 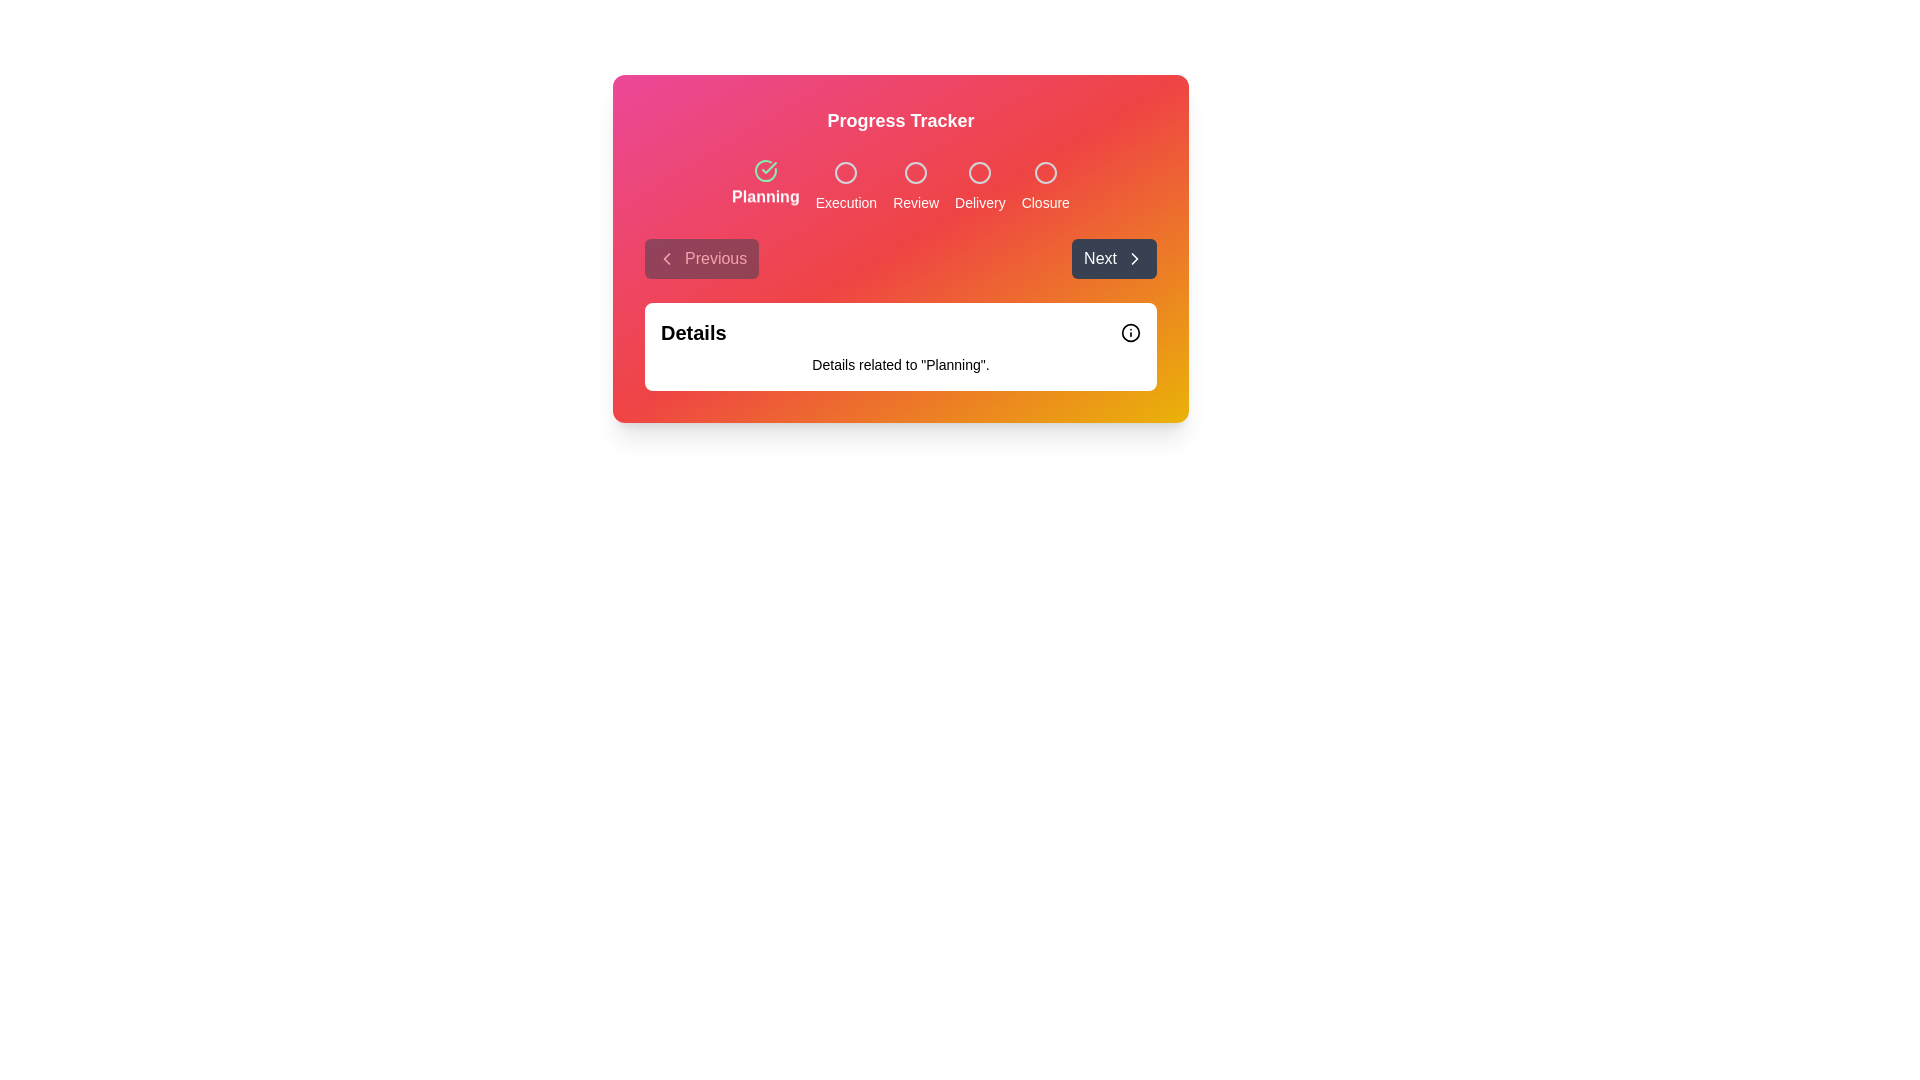 I want to click on the 'Next' button which contains the right-chevron icon at its rightmost position, so click(x=1134, y=257).